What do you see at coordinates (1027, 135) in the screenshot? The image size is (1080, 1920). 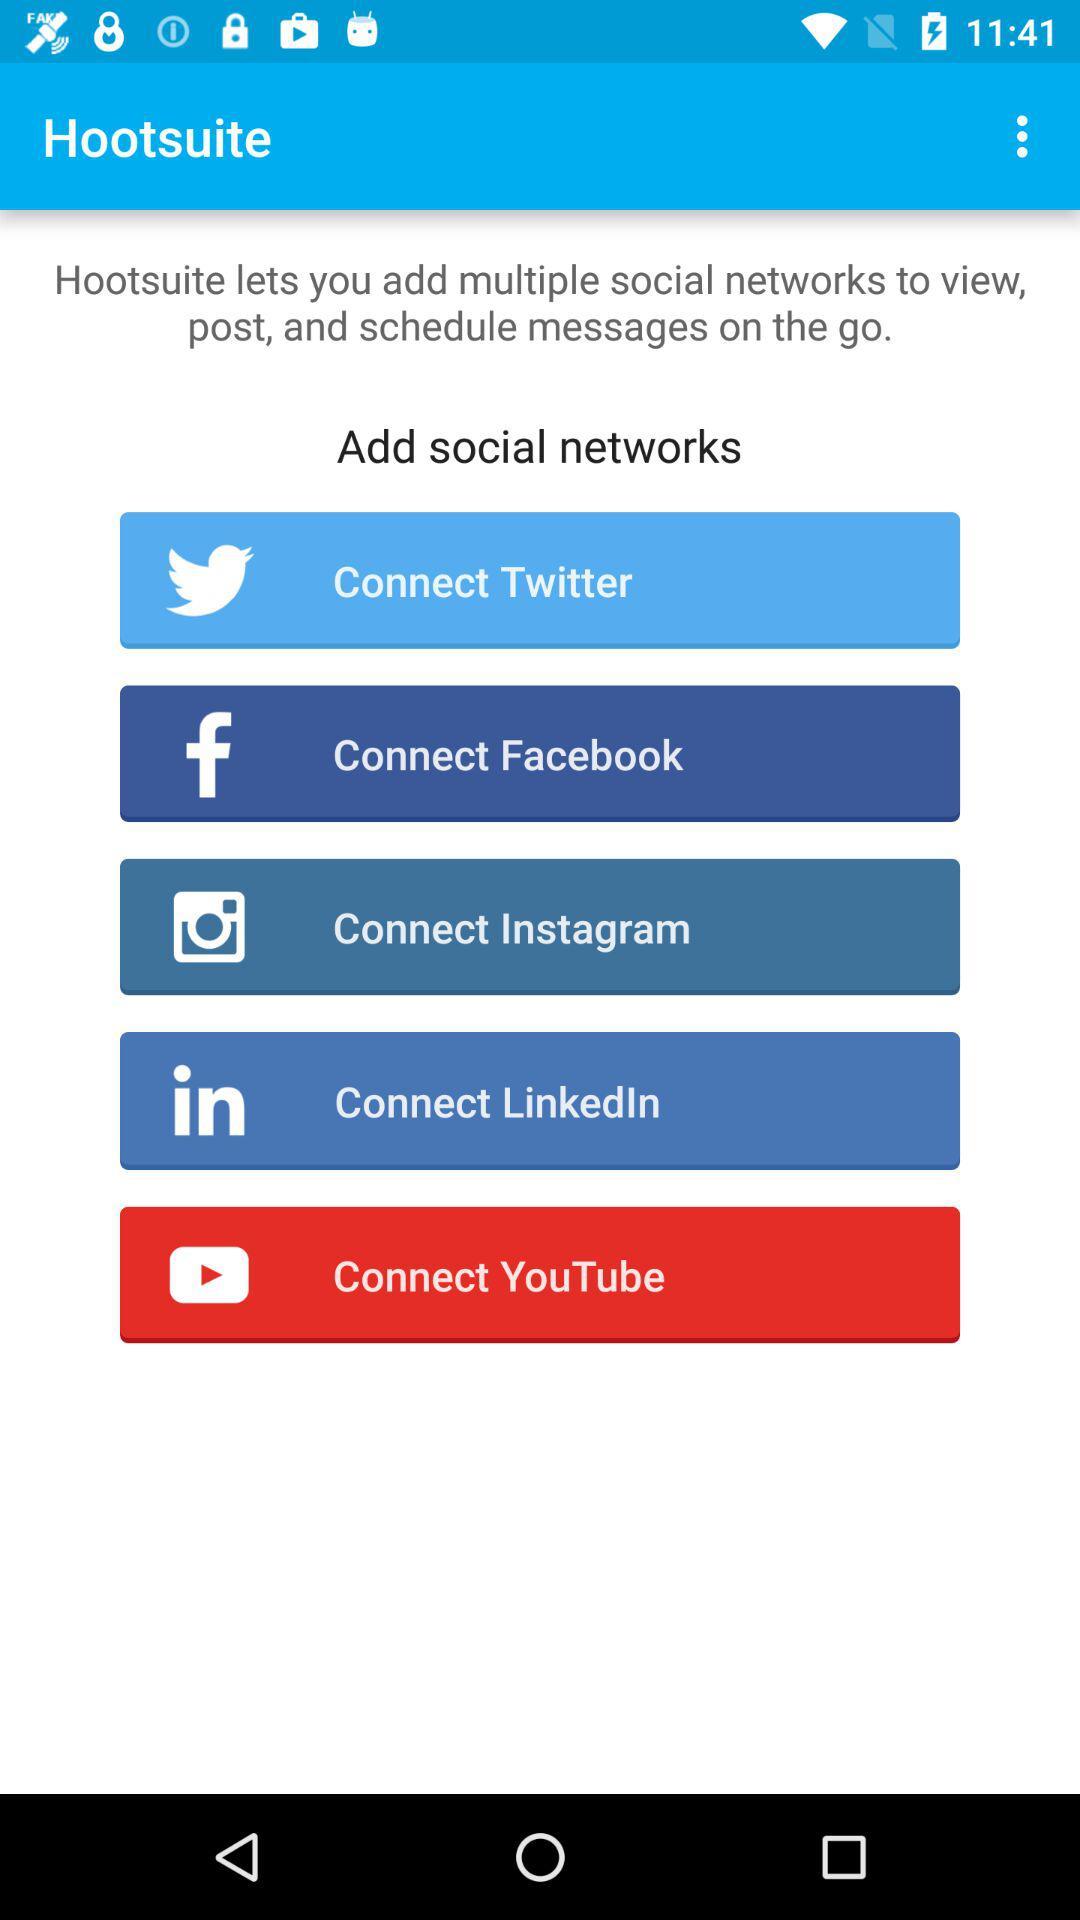 I see `icon above the hootsuite lets you` at bounding box center [1027, 135].